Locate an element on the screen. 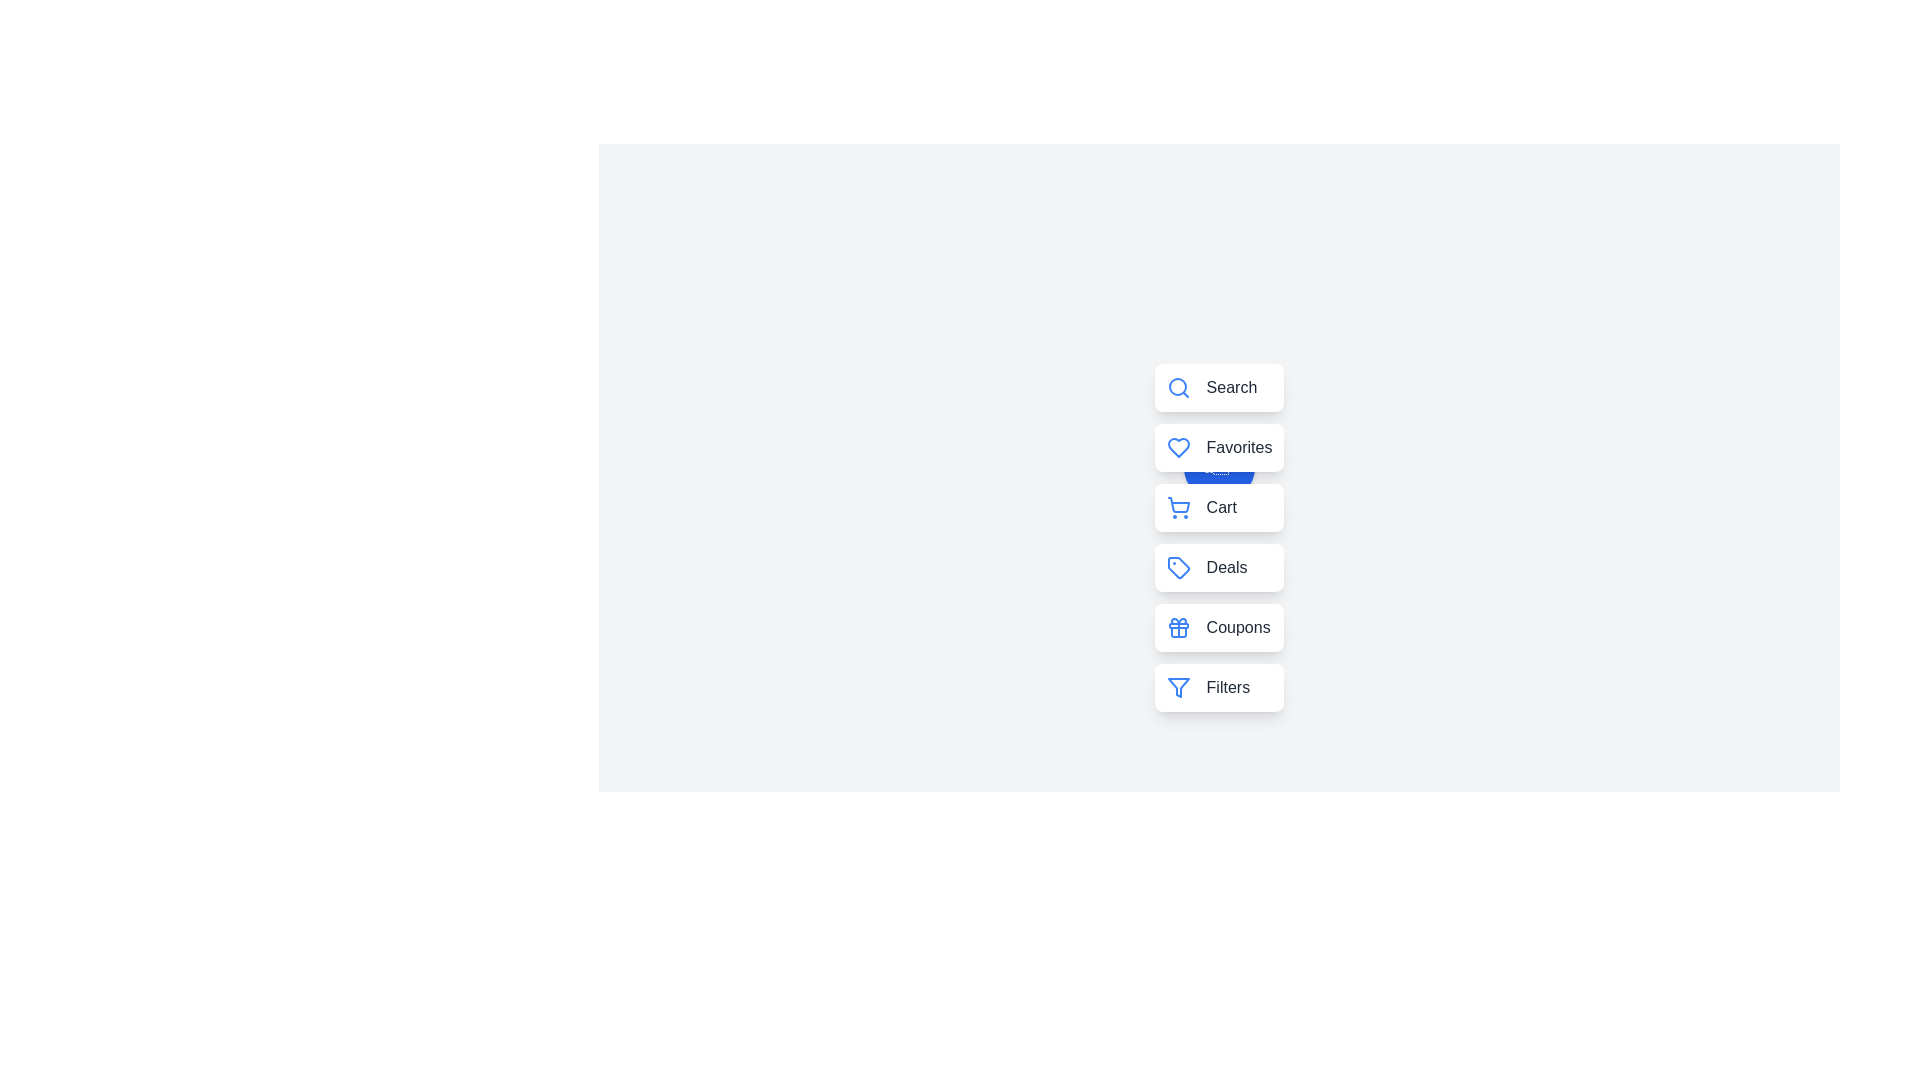  the Coupons button, which has a white background, a blue gift icon, and is located in the fifth position in a vertical list of buttons is located at coordinates (1218, 627).